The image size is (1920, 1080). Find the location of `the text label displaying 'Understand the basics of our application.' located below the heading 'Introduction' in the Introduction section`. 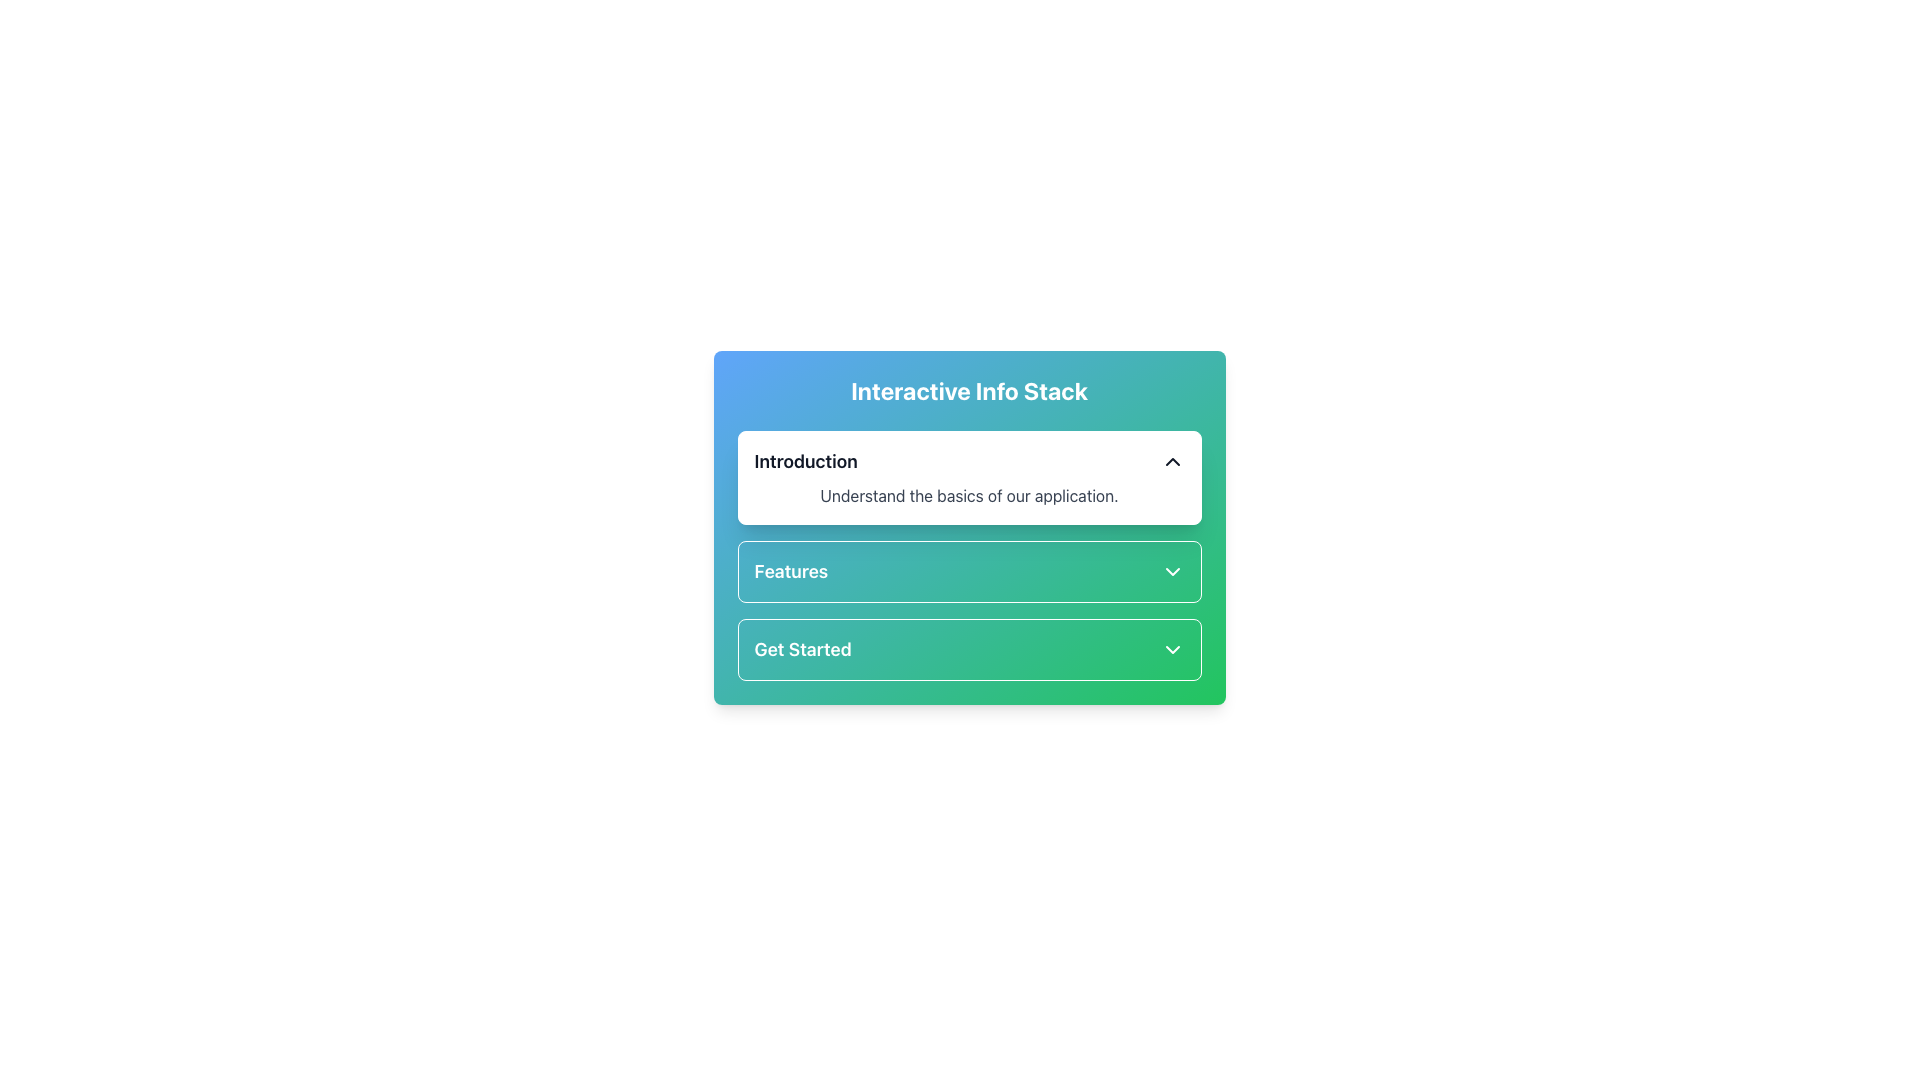

the text label displaying 'Understand the basics of our application.' located below the heading 'Introduction' in the Introduction section is located at coordinates (969, 495).